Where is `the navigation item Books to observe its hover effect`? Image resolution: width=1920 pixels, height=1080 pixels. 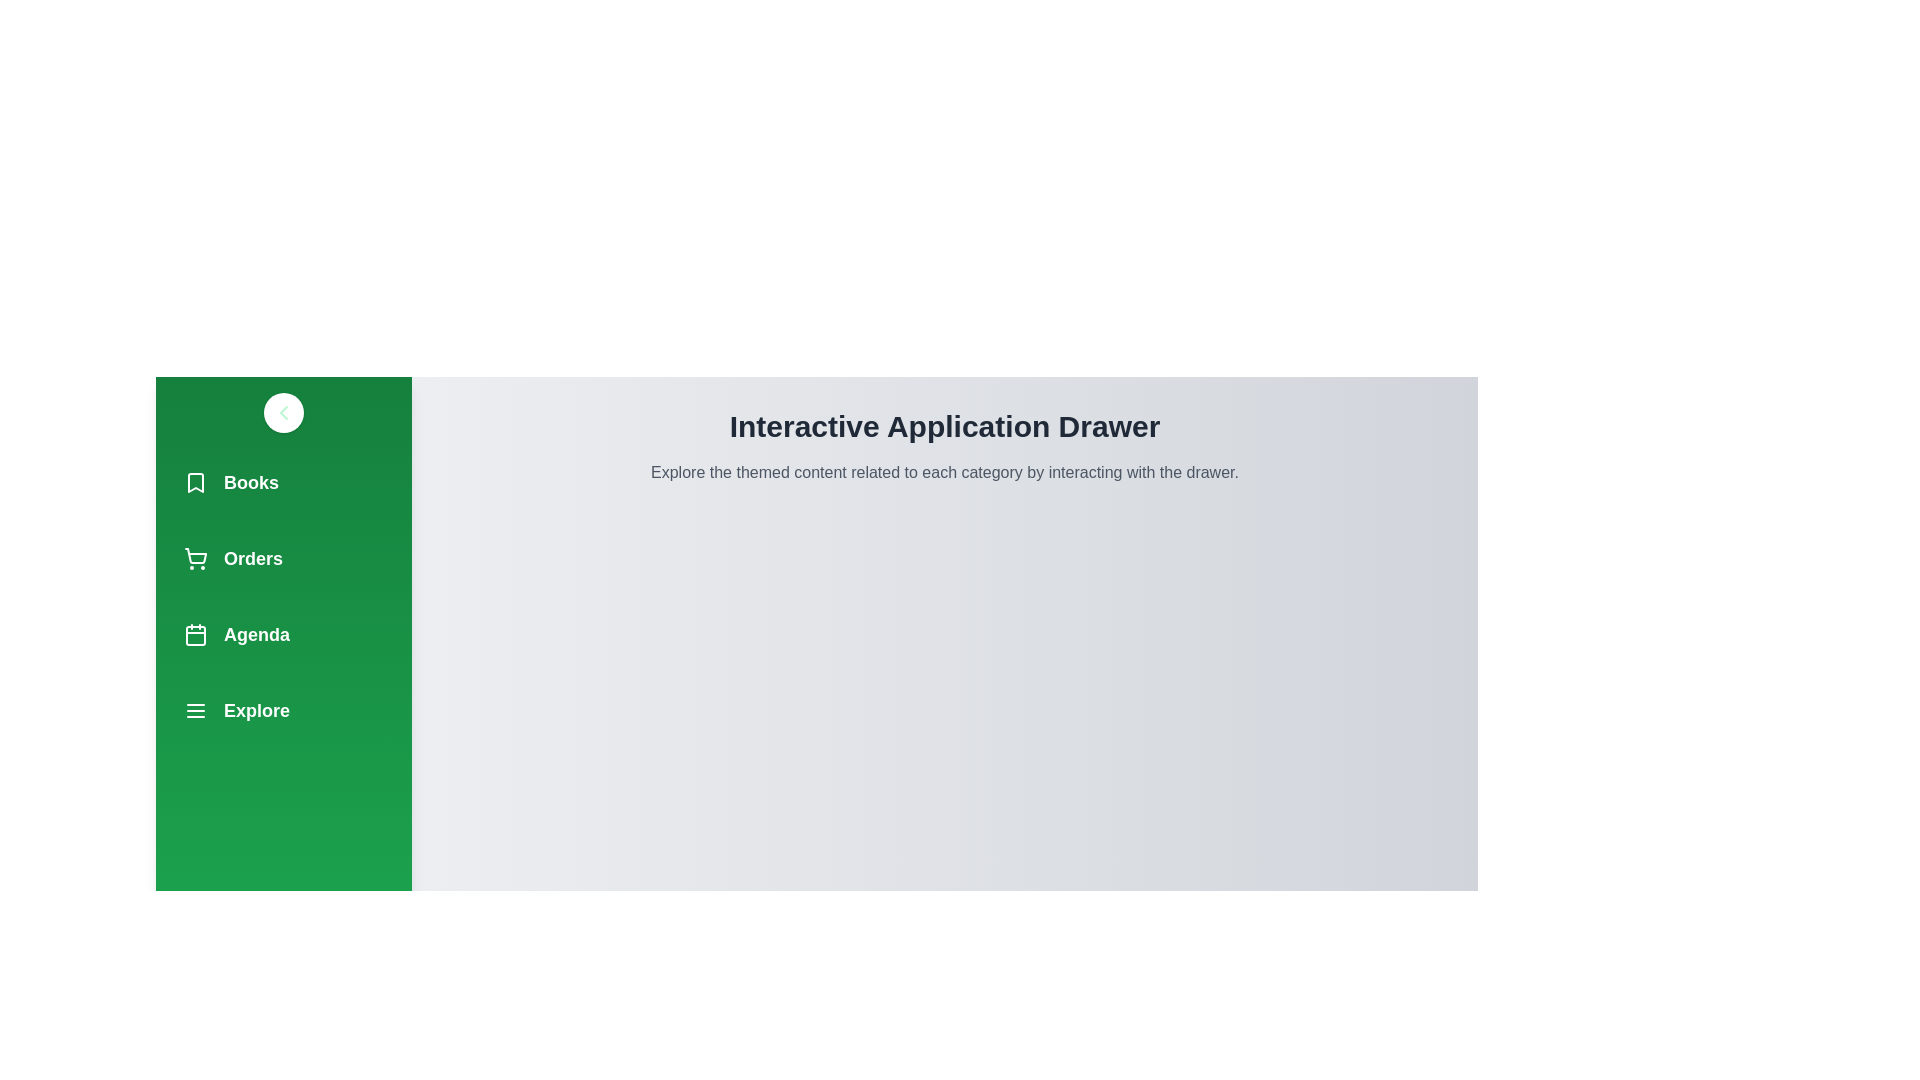
the navigation item Books to observe its hover effect is located at coordinates (282, 482).